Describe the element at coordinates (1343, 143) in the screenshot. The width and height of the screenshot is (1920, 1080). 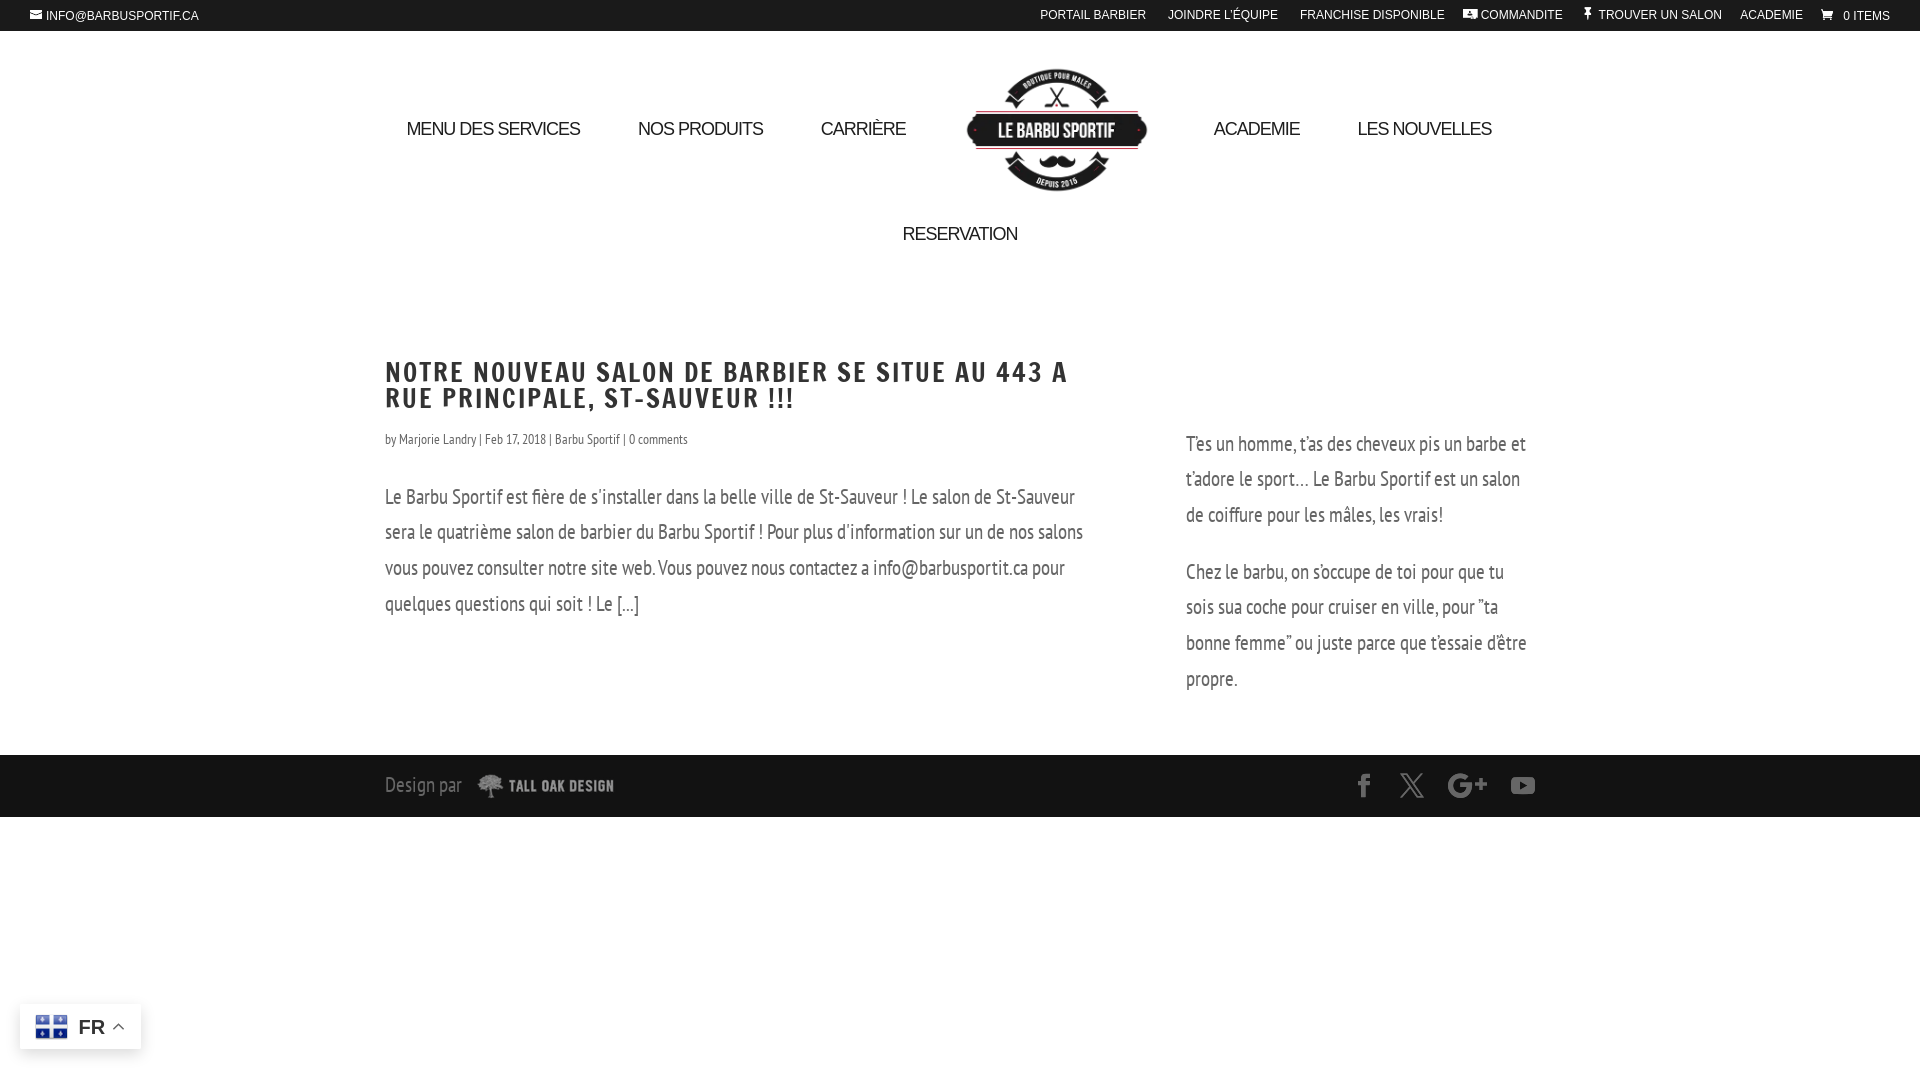
I see `'LES NOUVELLES'` at that location.